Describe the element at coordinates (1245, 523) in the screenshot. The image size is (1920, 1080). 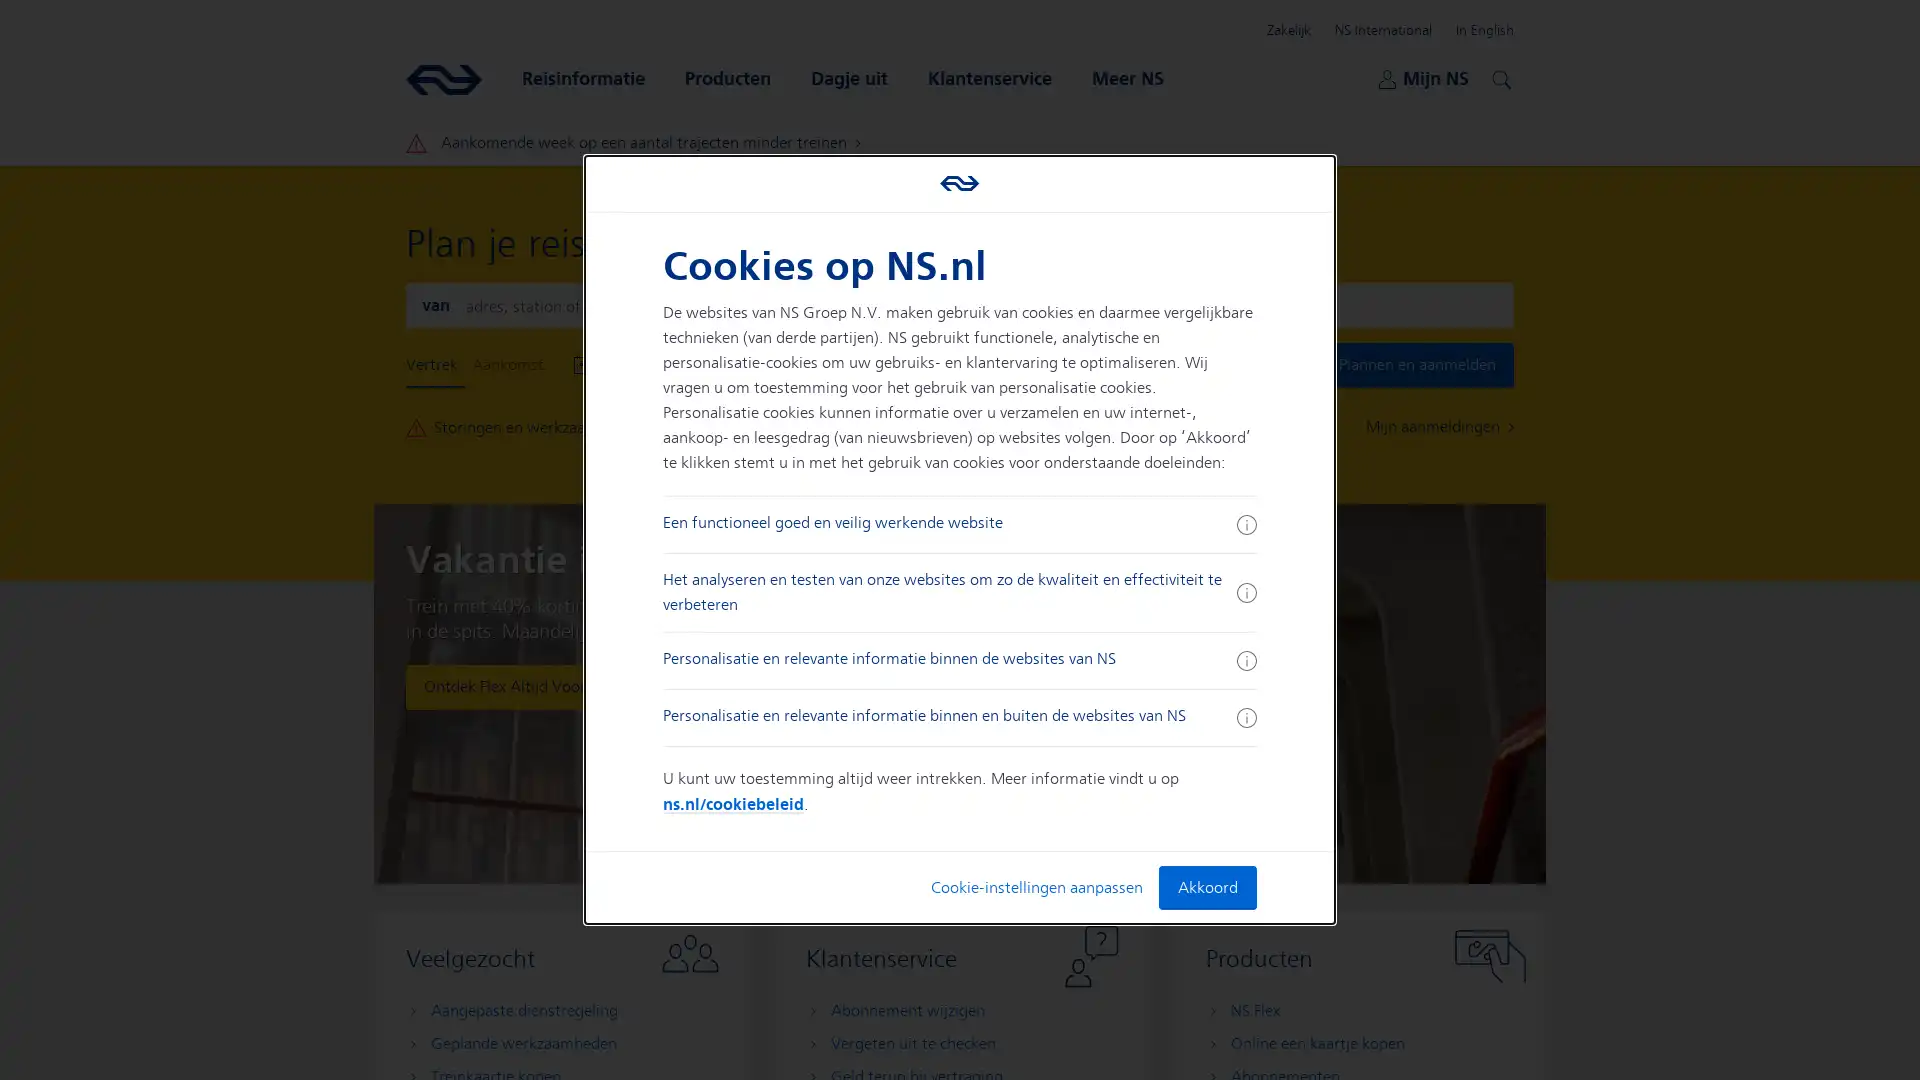
I see `Meer informatie ingeklapt` at that location.